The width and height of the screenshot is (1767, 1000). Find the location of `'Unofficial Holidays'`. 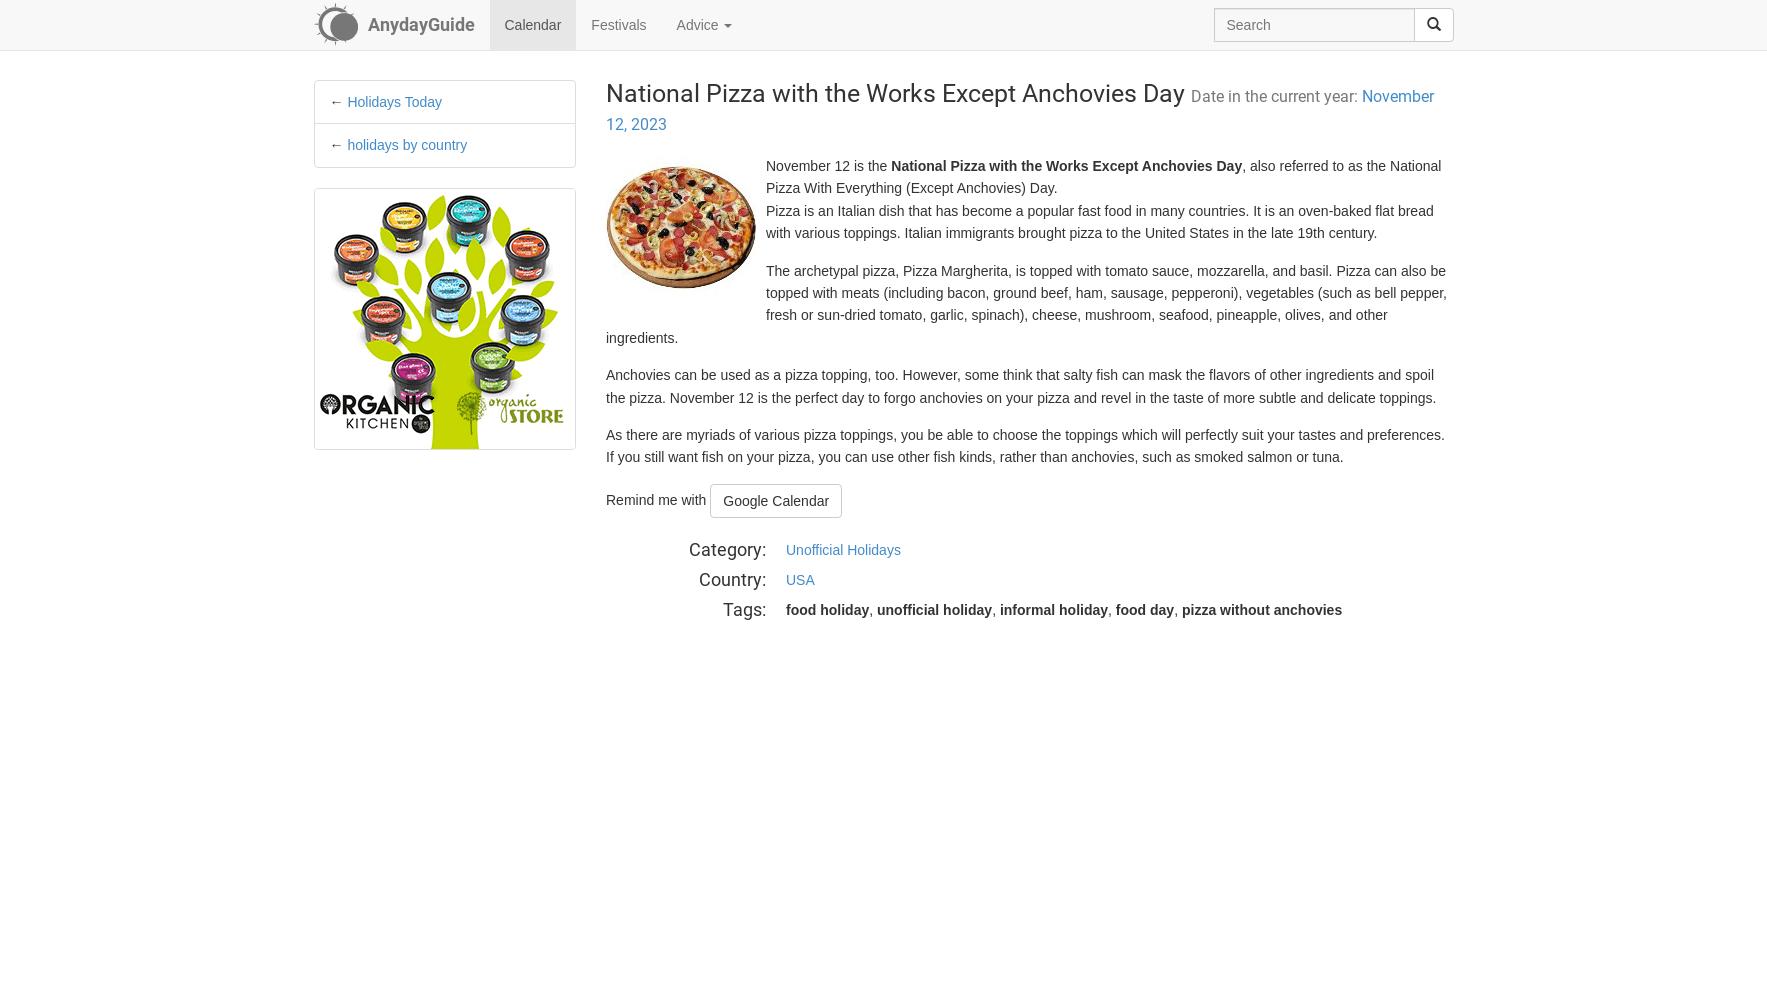

'Unofficial Holidays' is located at coordinates (842, 550).